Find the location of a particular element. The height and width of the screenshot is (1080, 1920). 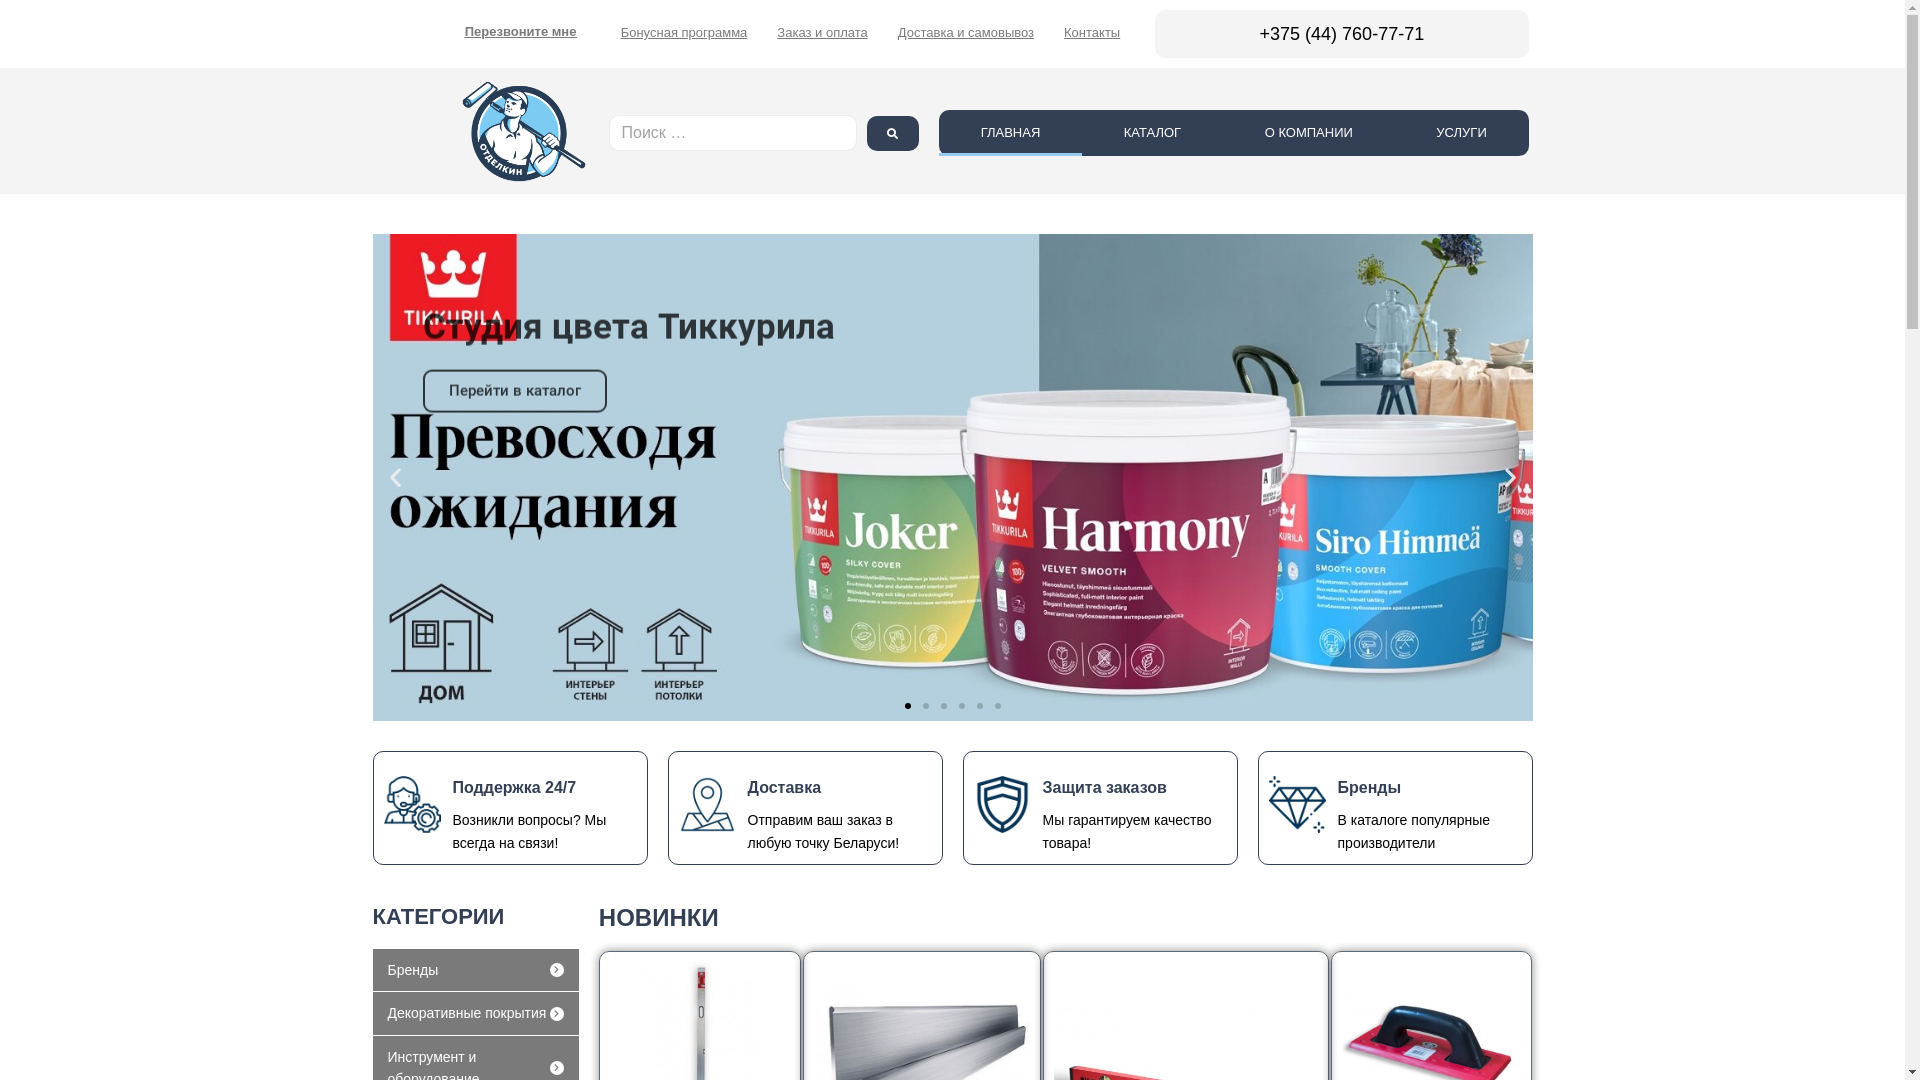

'+375 (44) 760-77-71' is located at coordinates (1342, 34).